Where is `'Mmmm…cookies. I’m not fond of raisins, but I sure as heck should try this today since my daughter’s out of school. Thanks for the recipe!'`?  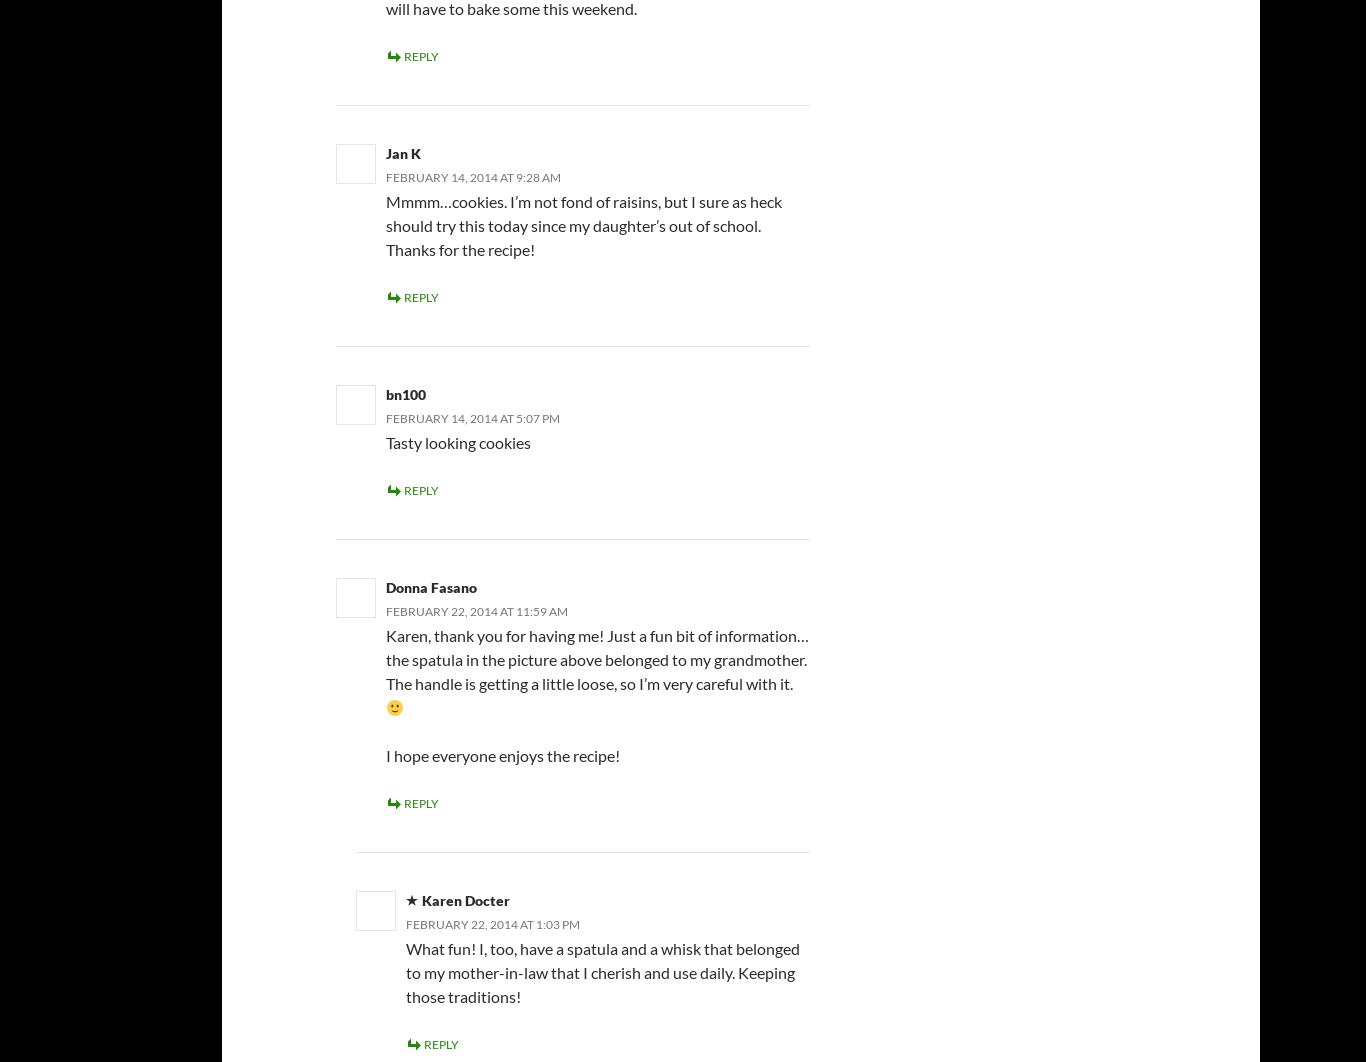
'Mmmm…cookies. I’m not fond of raisins, but I sure as heck should try this today since my daughter’s out of school. Thanks for the recipe!' is located at coordinates (582, 225).